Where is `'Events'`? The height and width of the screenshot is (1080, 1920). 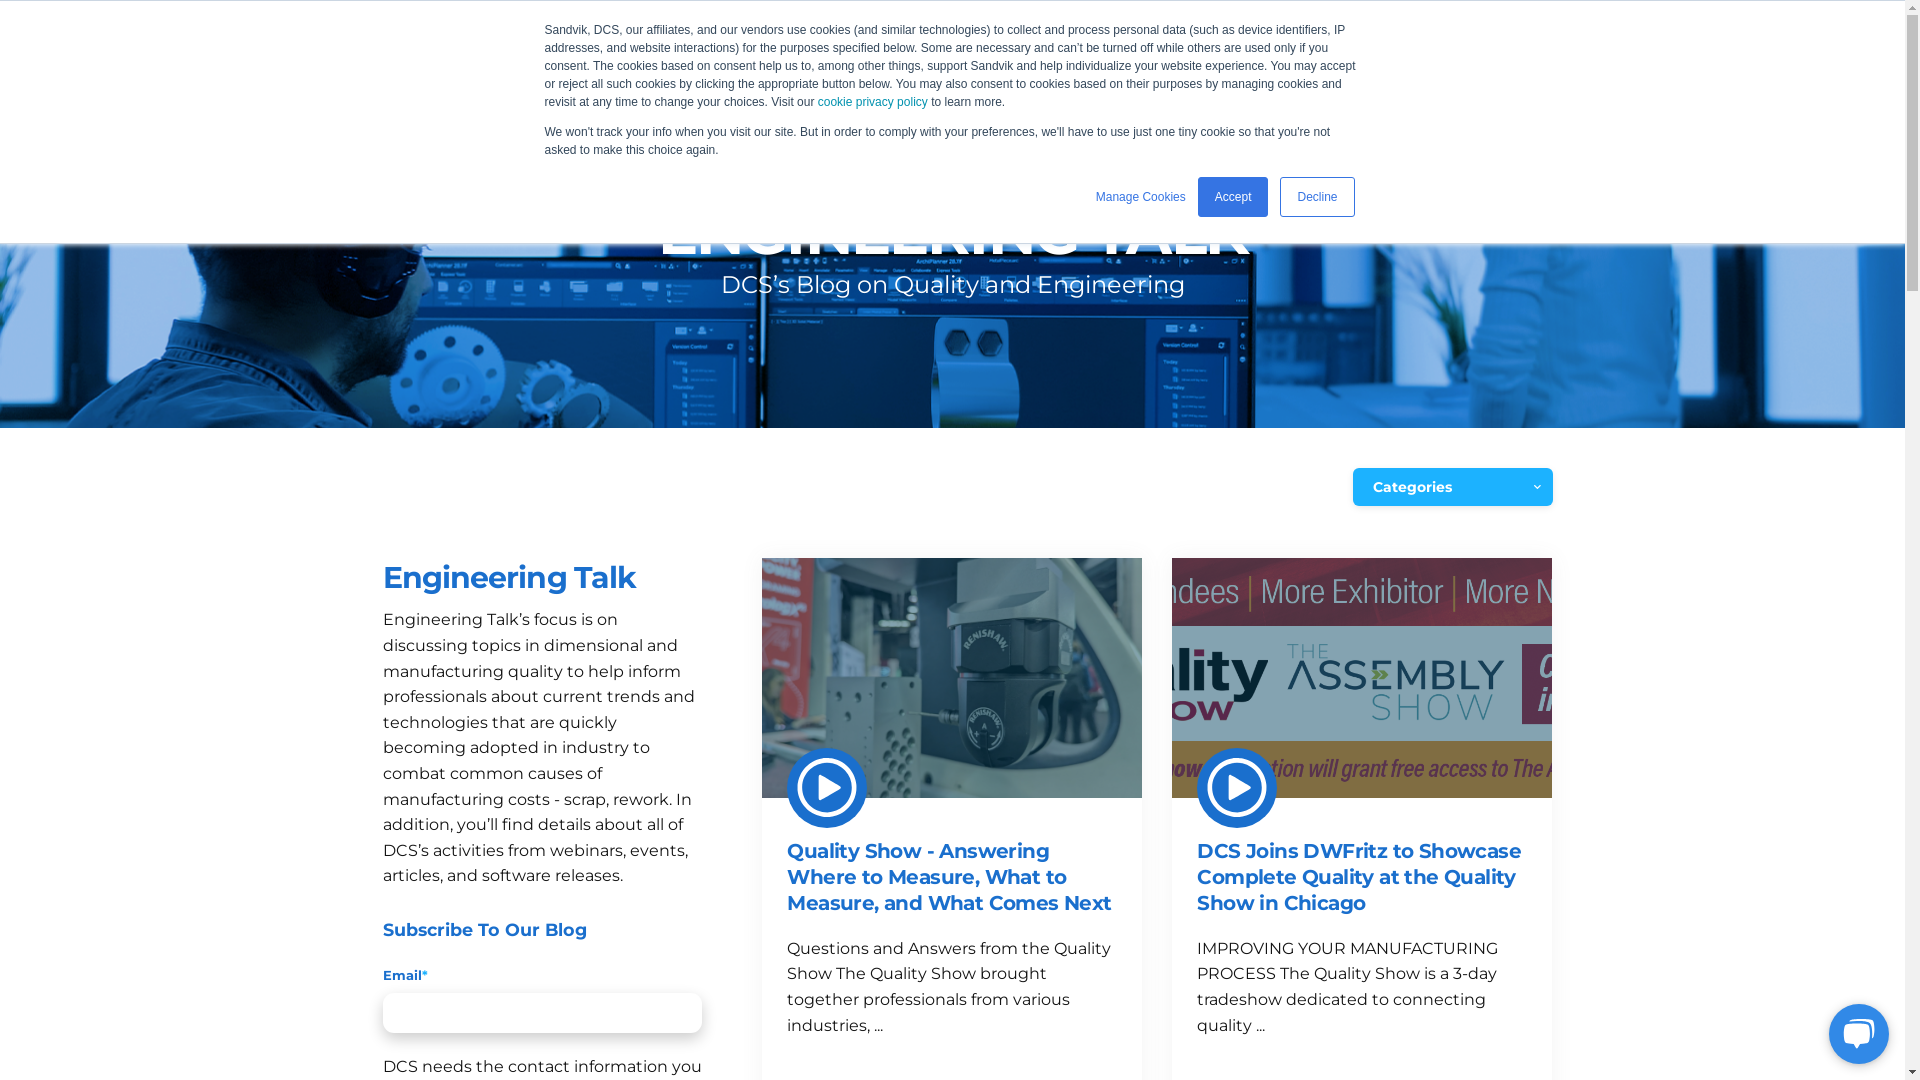
'Events' is located at coordinates (814, 78).